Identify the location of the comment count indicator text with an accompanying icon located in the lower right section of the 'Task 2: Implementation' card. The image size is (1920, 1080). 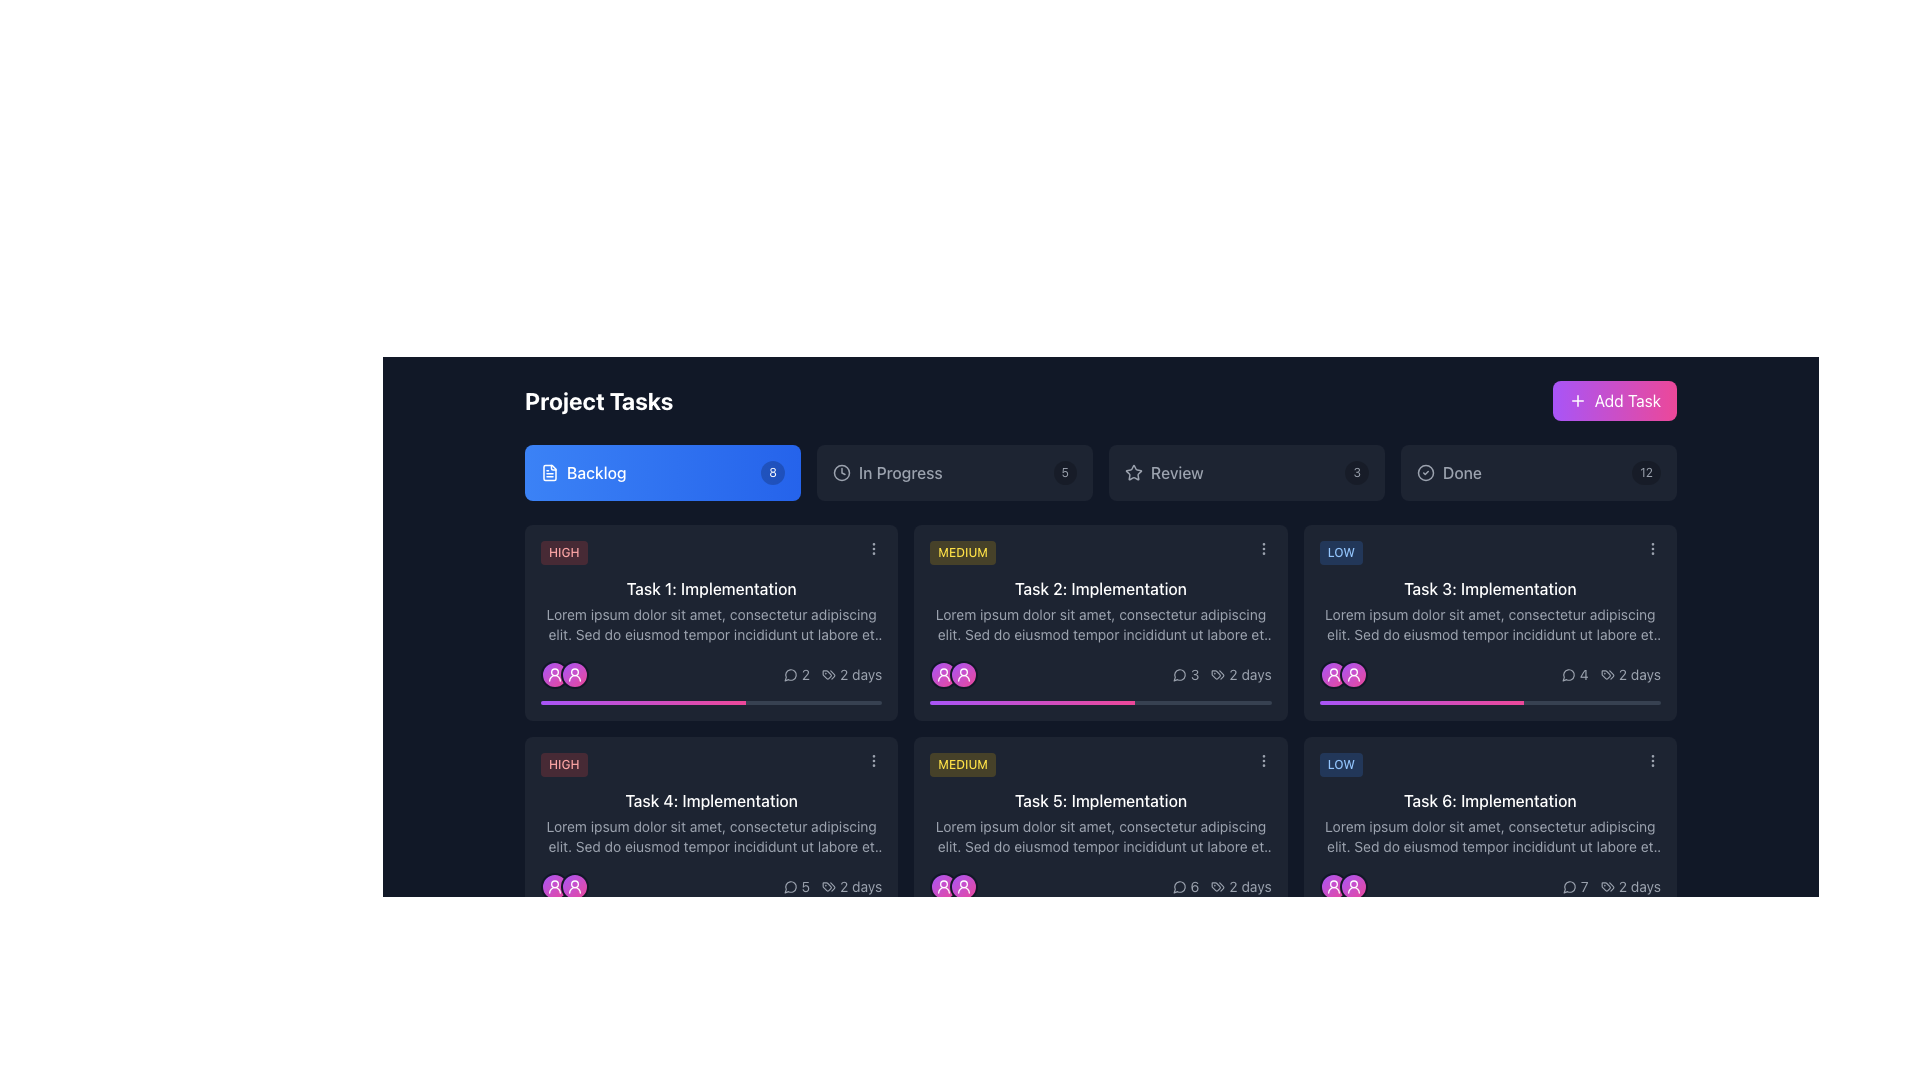
(1185, 675).